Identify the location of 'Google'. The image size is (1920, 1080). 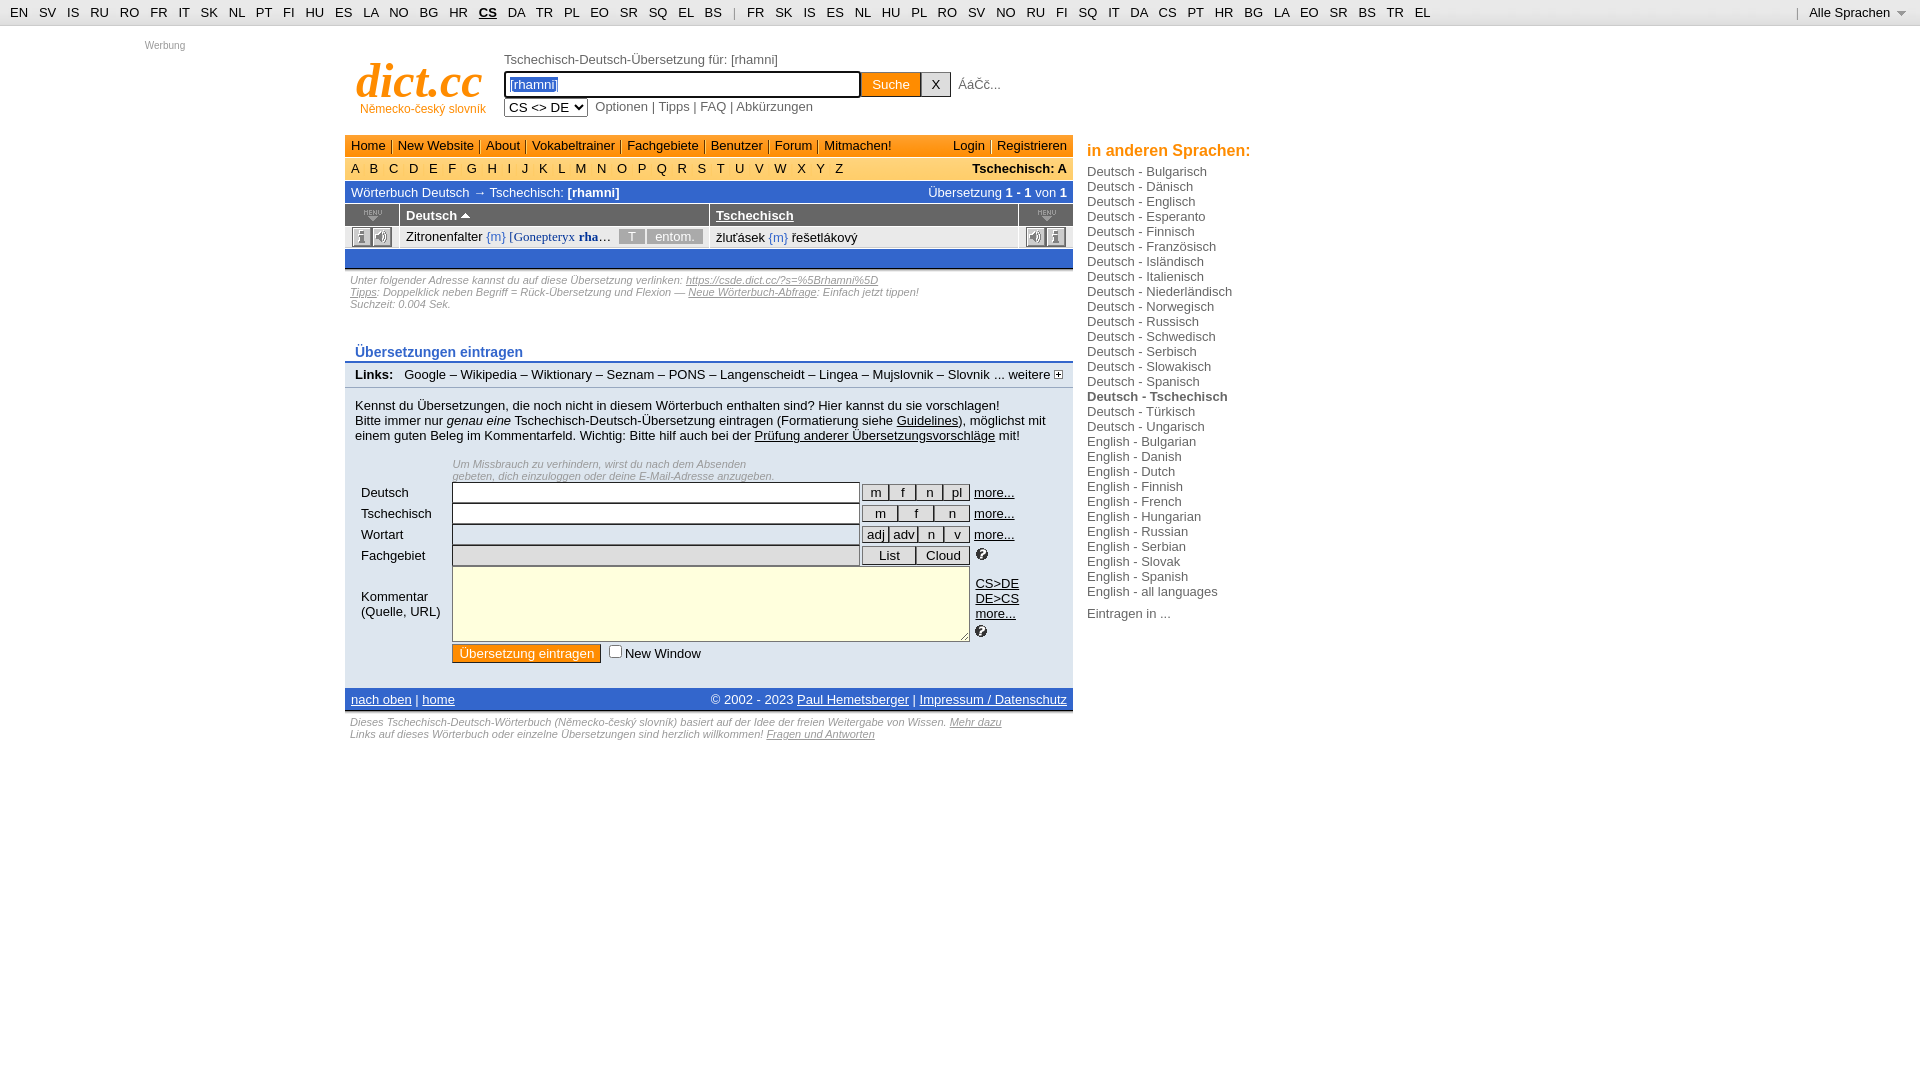
(424, 374).